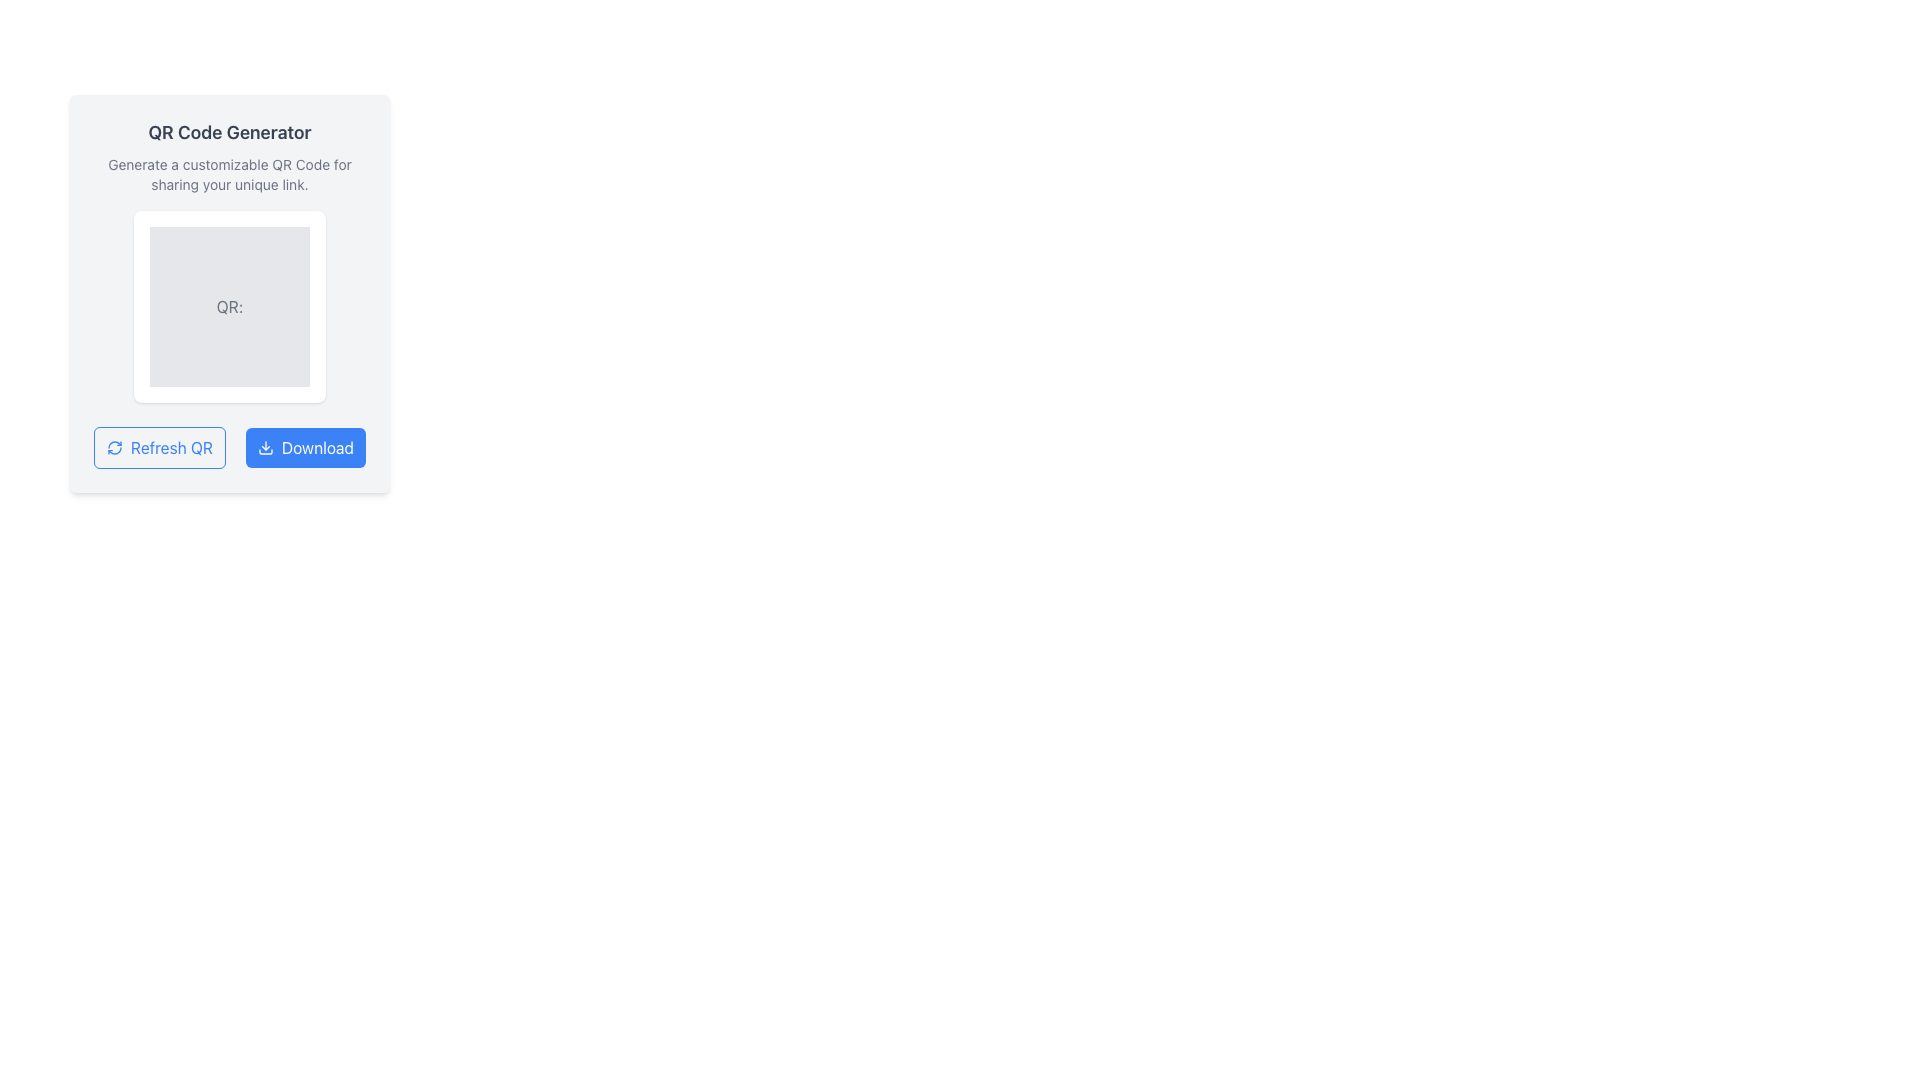 This screenshot has height=1080, width=1920. Describe the element at coordinates (230, 307) in the screenshot. I see `Text Label that serves as a placeholder for the QR code graphic, located at the center of the 'QR Code Generator' card UI` at that location.